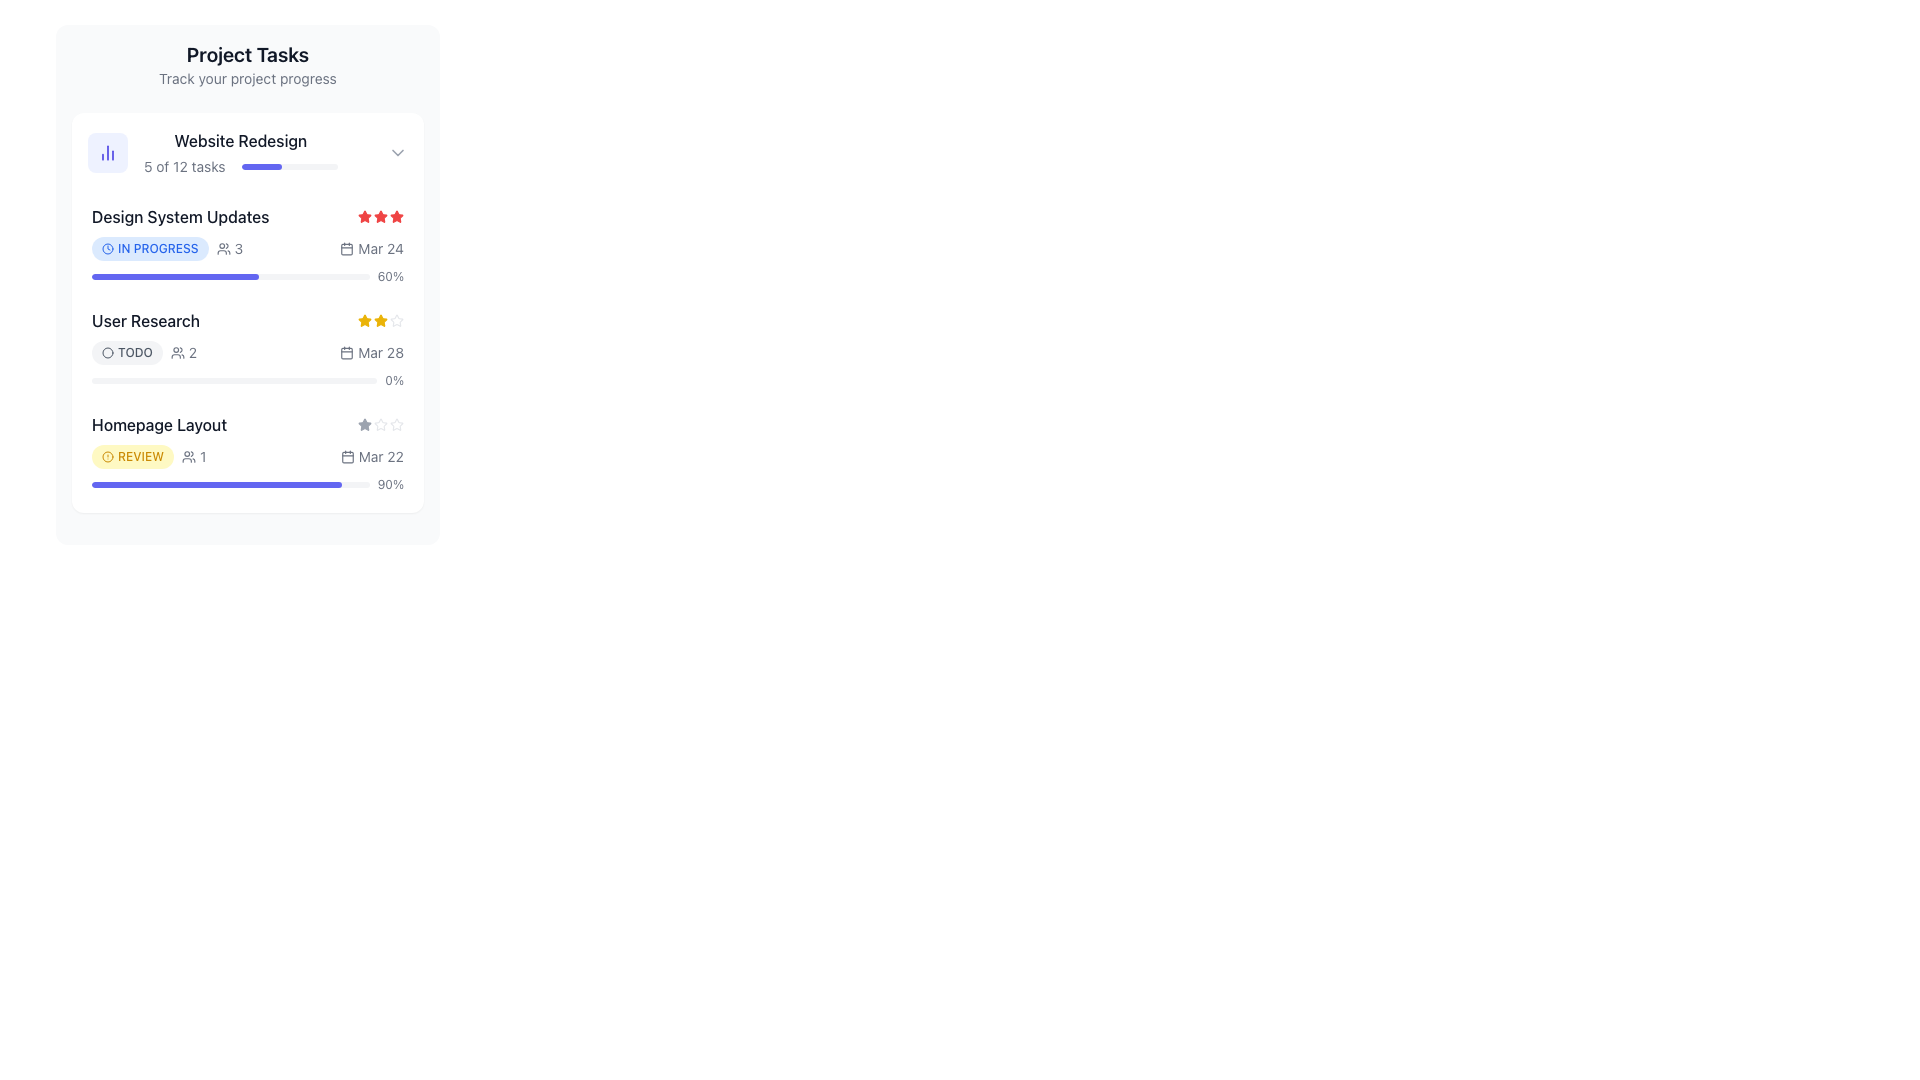 This screenshot has height=1080, width=1920. What do you see at coordinates (247, 248) in the screenshot?
I see `the Informative status indicator located below the title in the 'Project Tasks' section` at bounding box center [247, 248].